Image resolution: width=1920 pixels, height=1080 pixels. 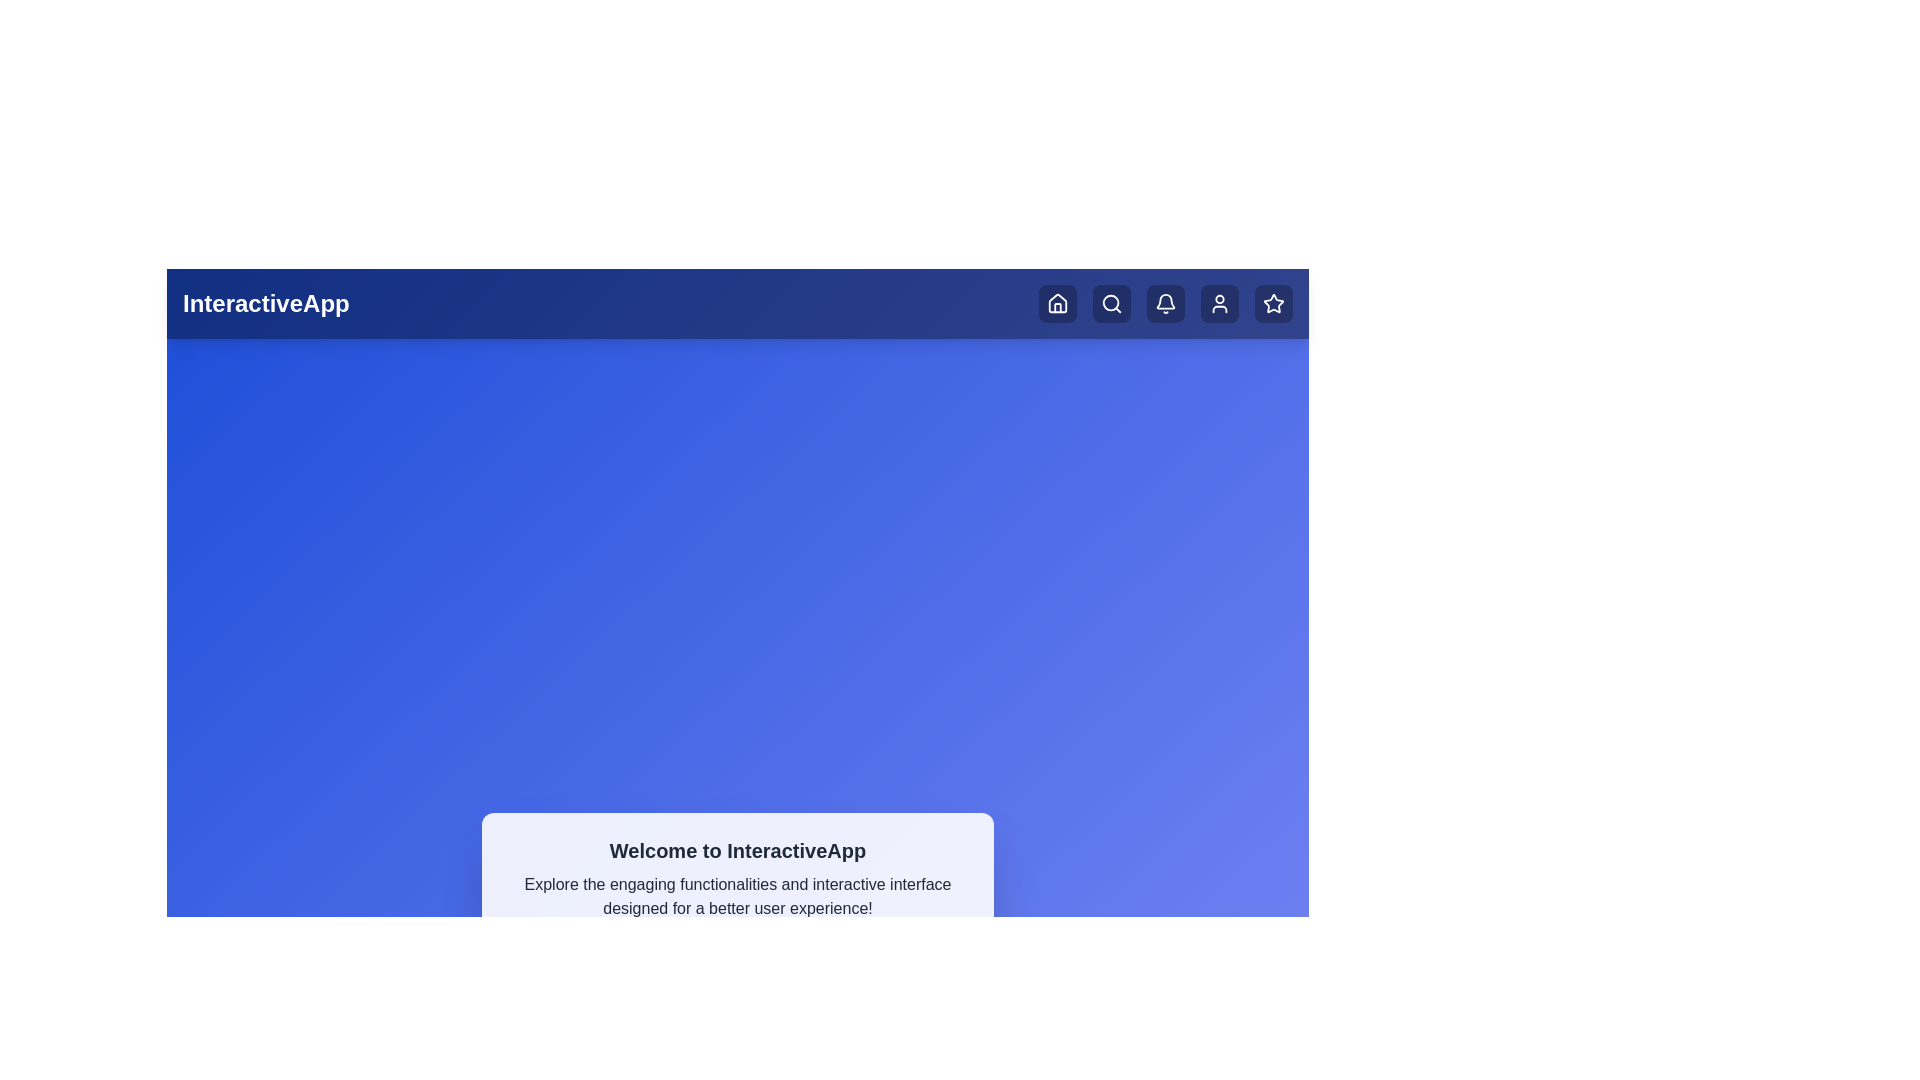 I want to click on the welcome message text to select it, so click(x=737, y=878).